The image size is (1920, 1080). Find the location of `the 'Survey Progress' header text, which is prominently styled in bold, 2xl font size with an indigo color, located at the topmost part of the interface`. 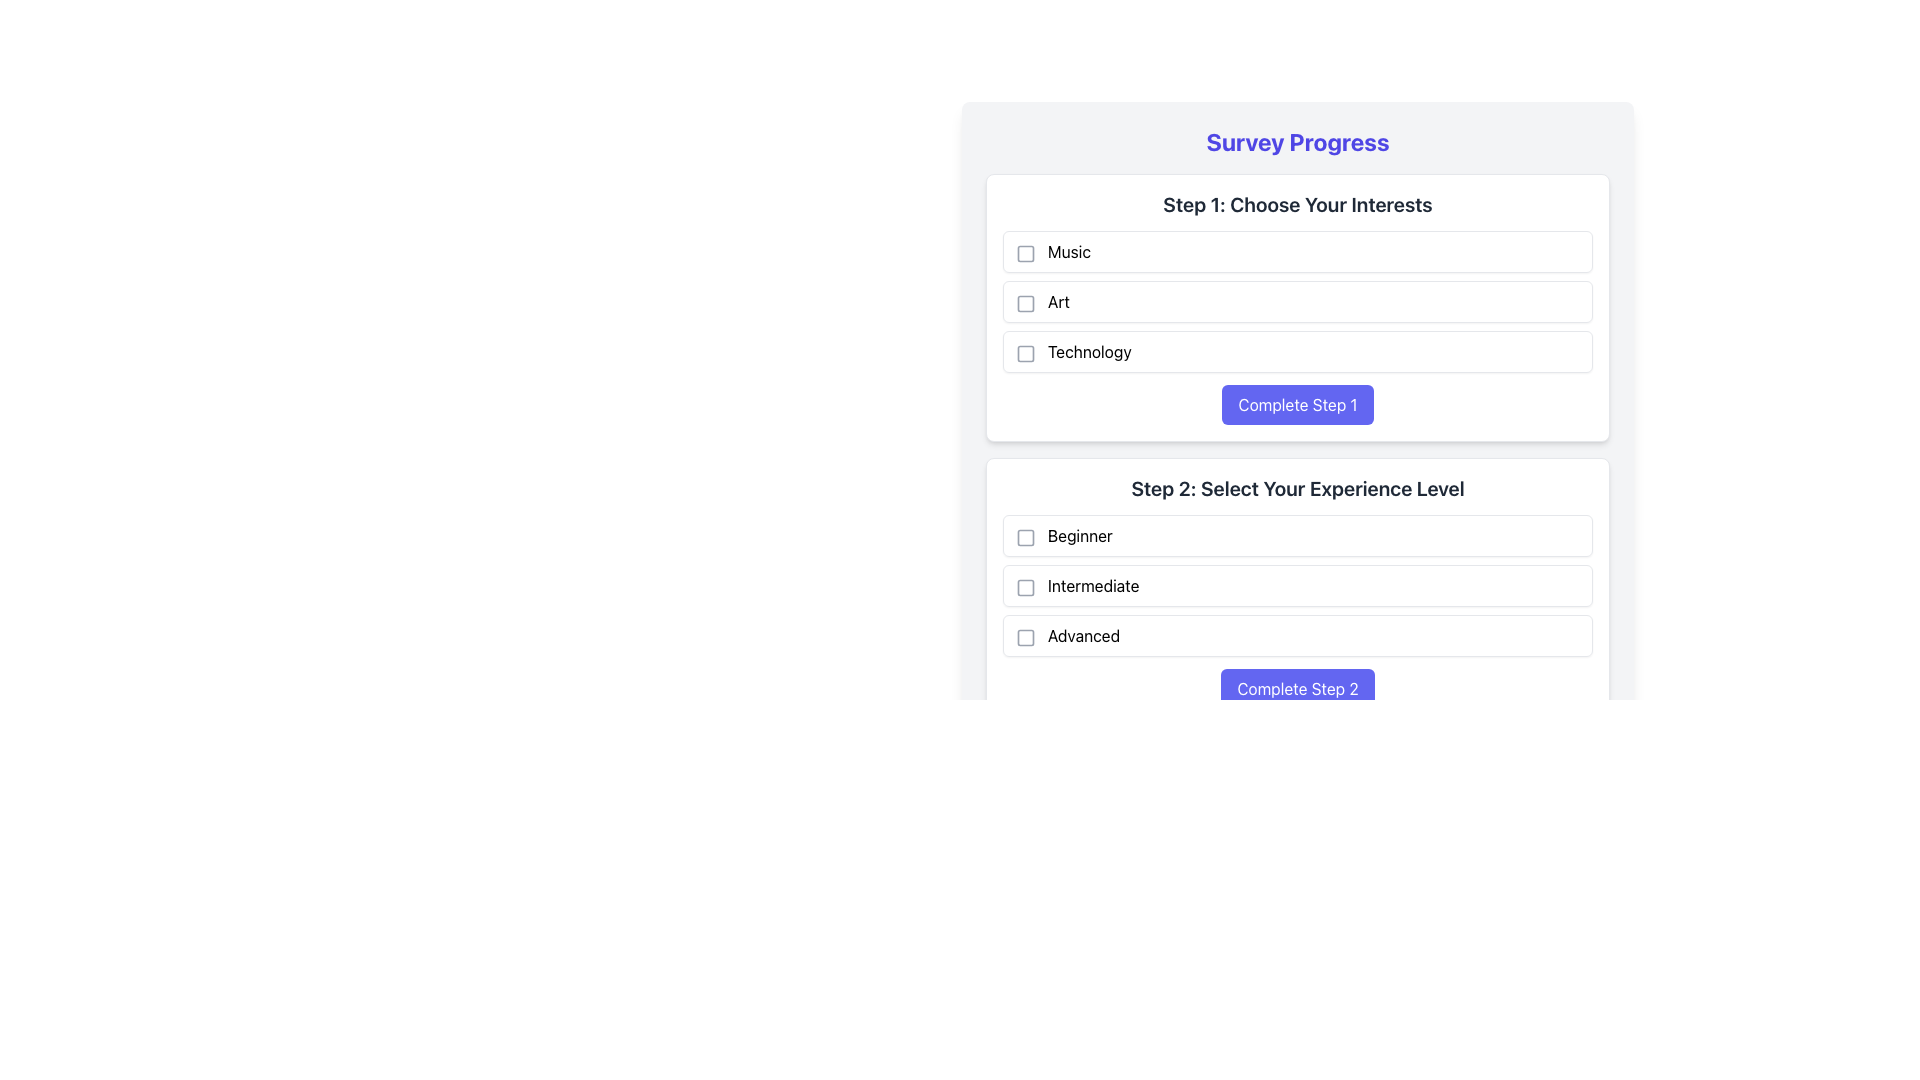

the 'Survey Progress' header text, which is prominently styled in bold, 2xl font size with an indigo color, located at the topmost part of the interface is located at coordinates (1297, 141).